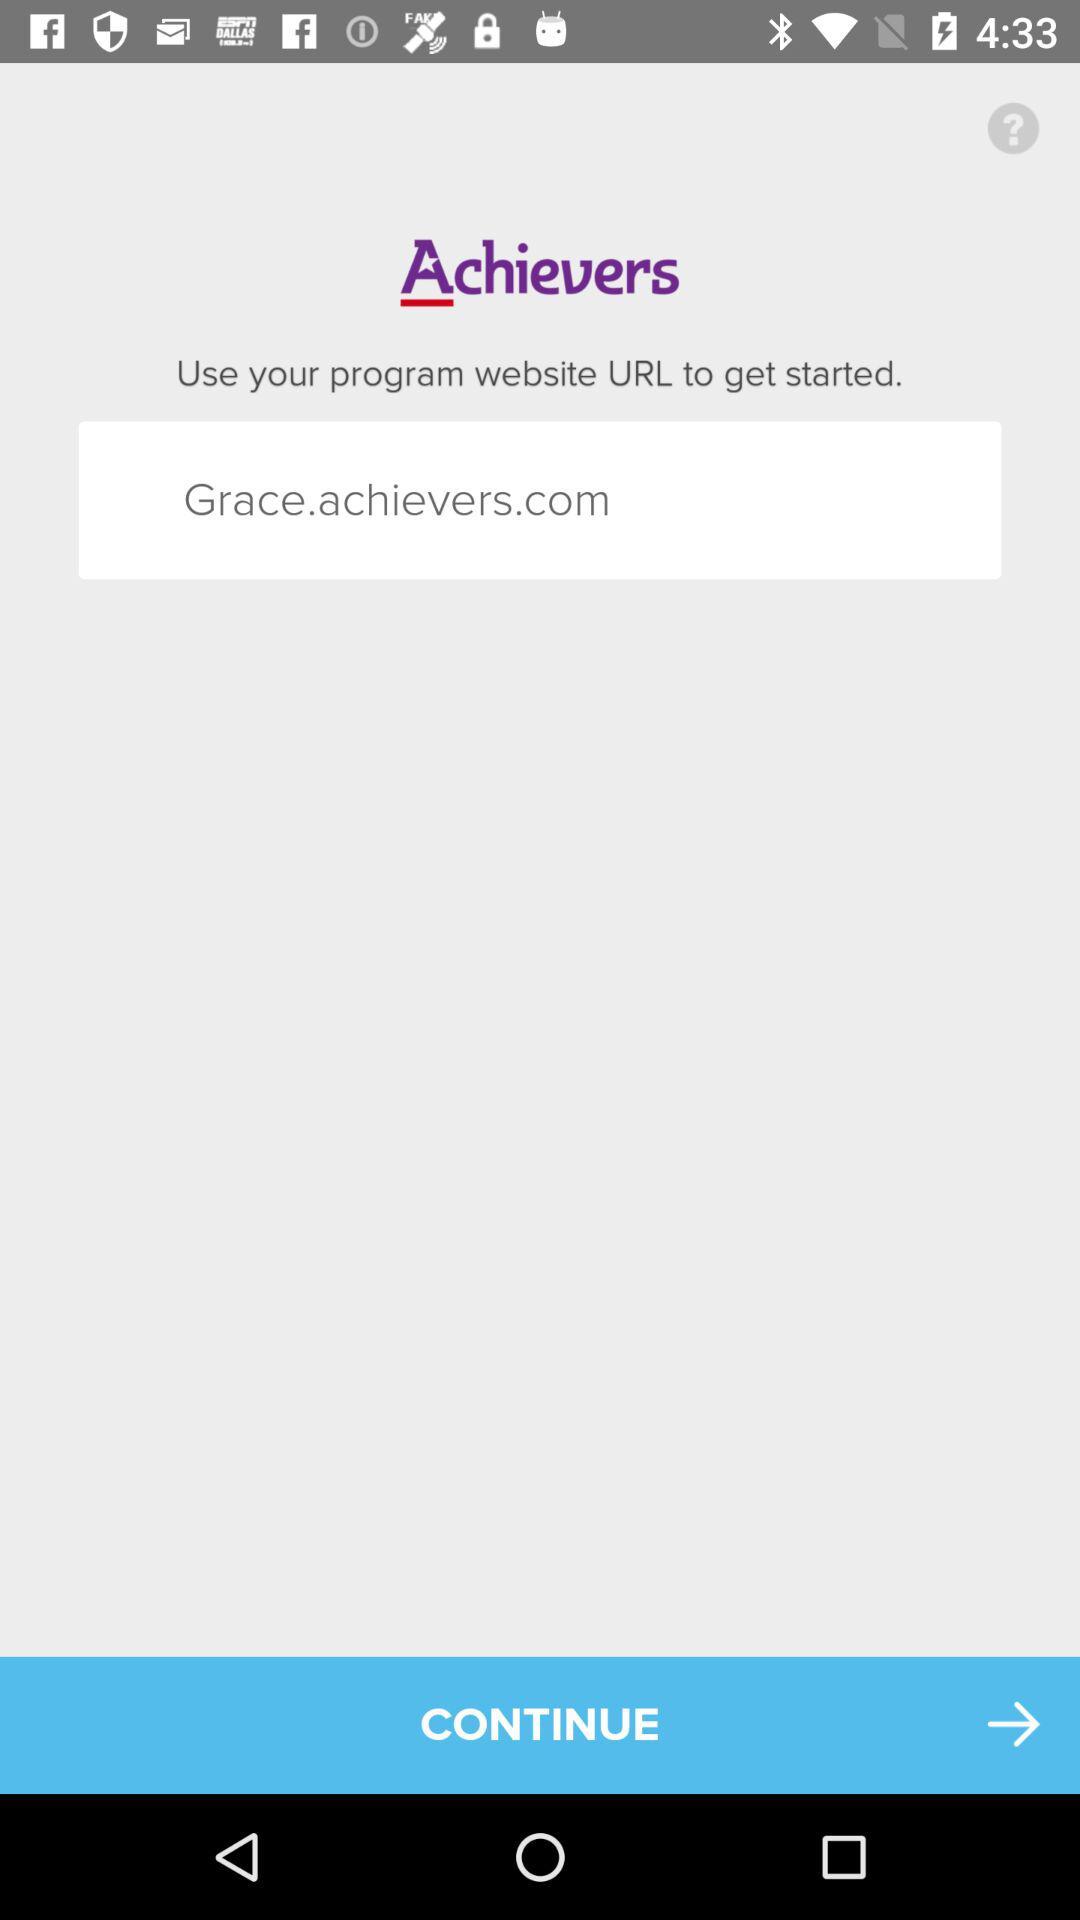 The image size is (1080, 1920). Describe the element at coordinates (219, 500) in the screenshot. I see `the icon at the top left corner` at that location.